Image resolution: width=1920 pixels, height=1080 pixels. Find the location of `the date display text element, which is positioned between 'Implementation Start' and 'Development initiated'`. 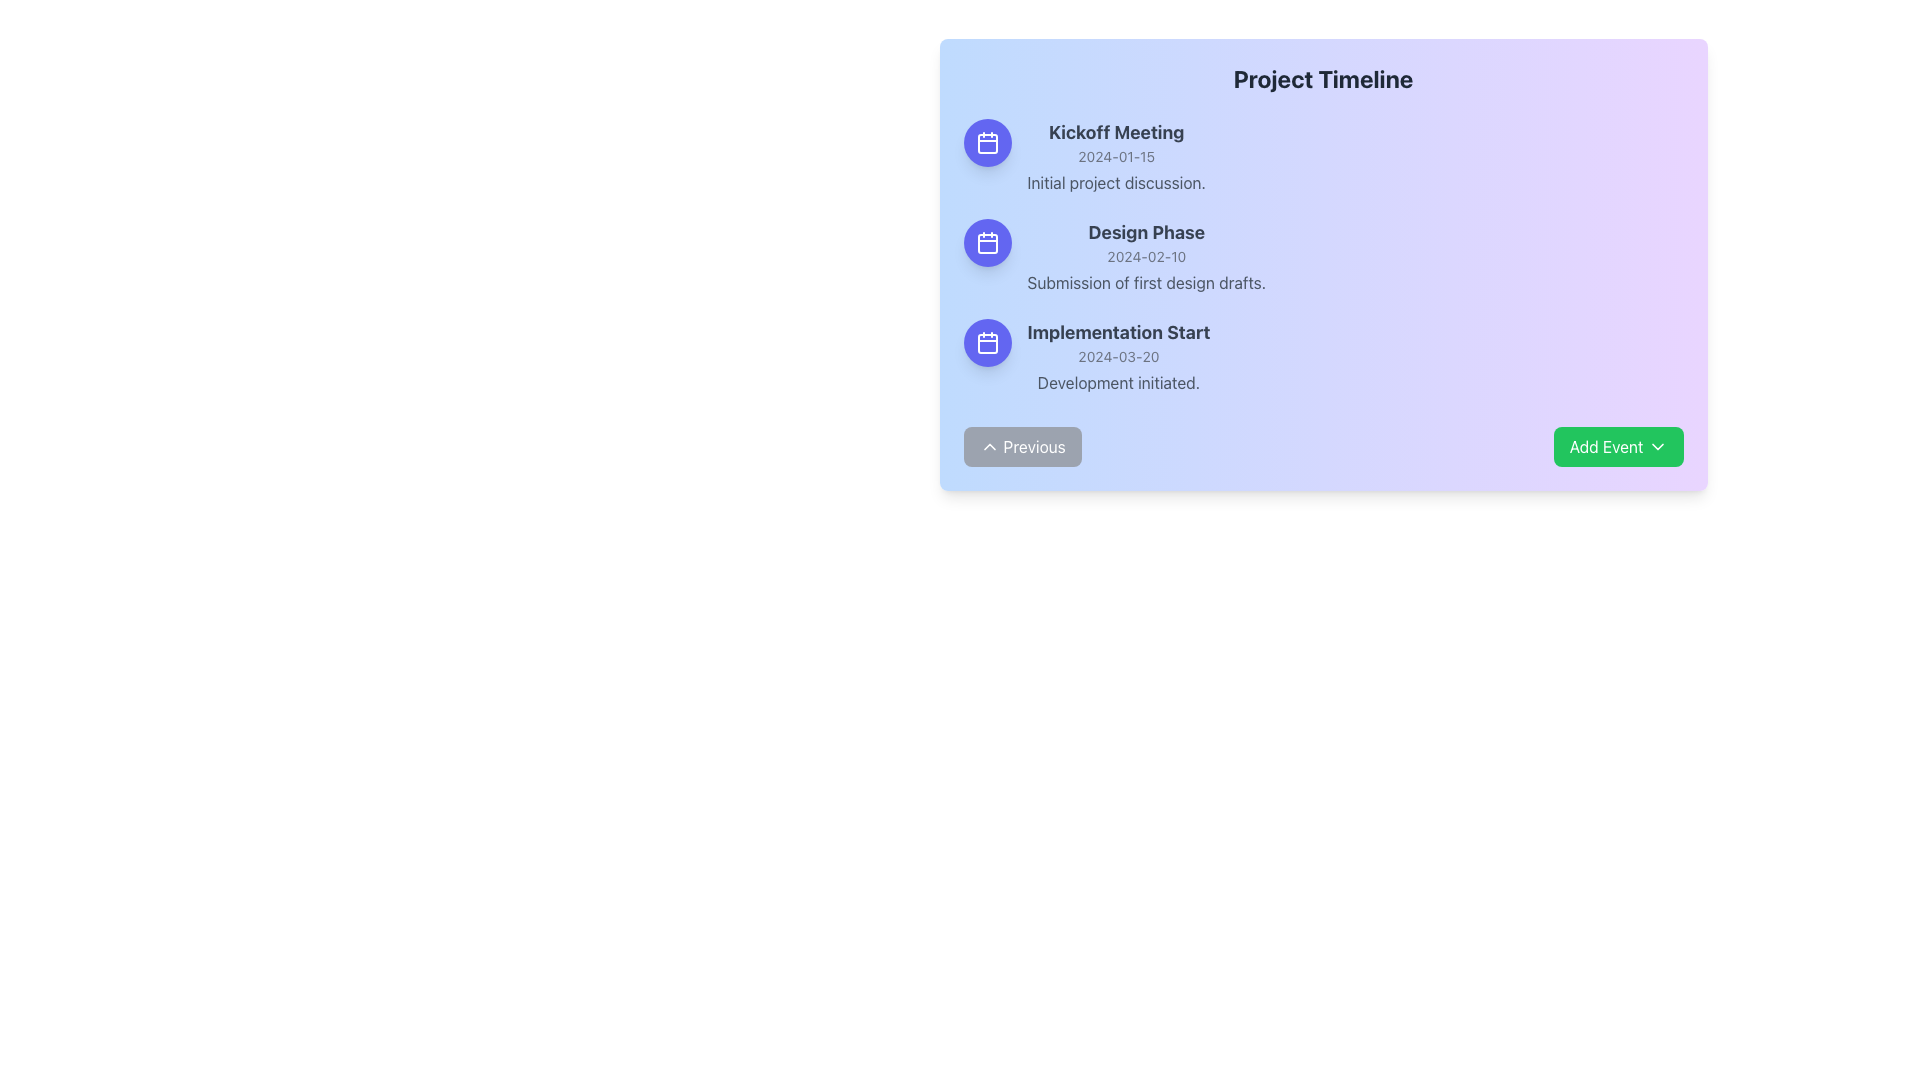

the date display text element, which is positioned between 'Implementation Start' and 'Development initiated' is located at coordinates (1117, 356).